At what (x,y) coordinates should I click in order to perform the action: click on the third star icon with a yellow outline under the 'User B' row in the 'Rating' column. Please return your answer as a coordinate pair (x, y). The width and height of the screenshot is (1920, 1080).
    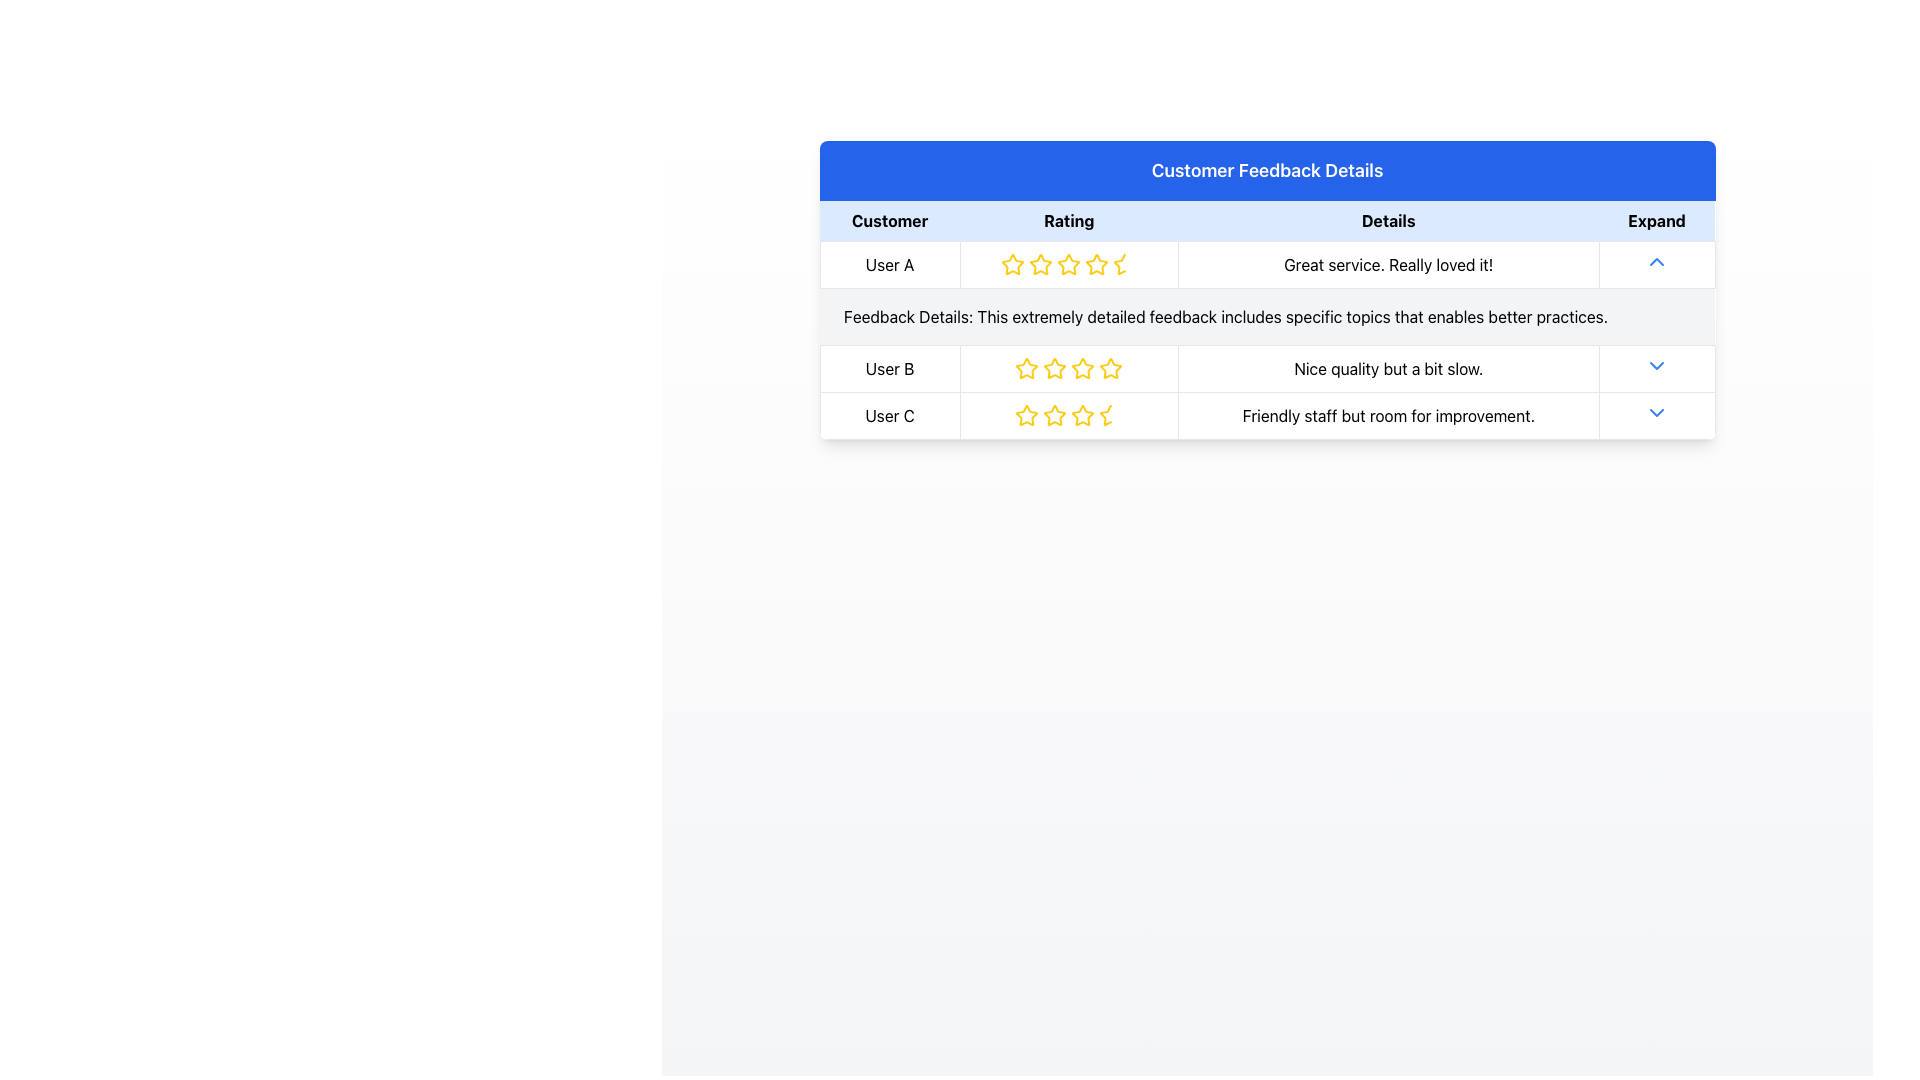
    Looking at the image, I should click on (1054, 369).